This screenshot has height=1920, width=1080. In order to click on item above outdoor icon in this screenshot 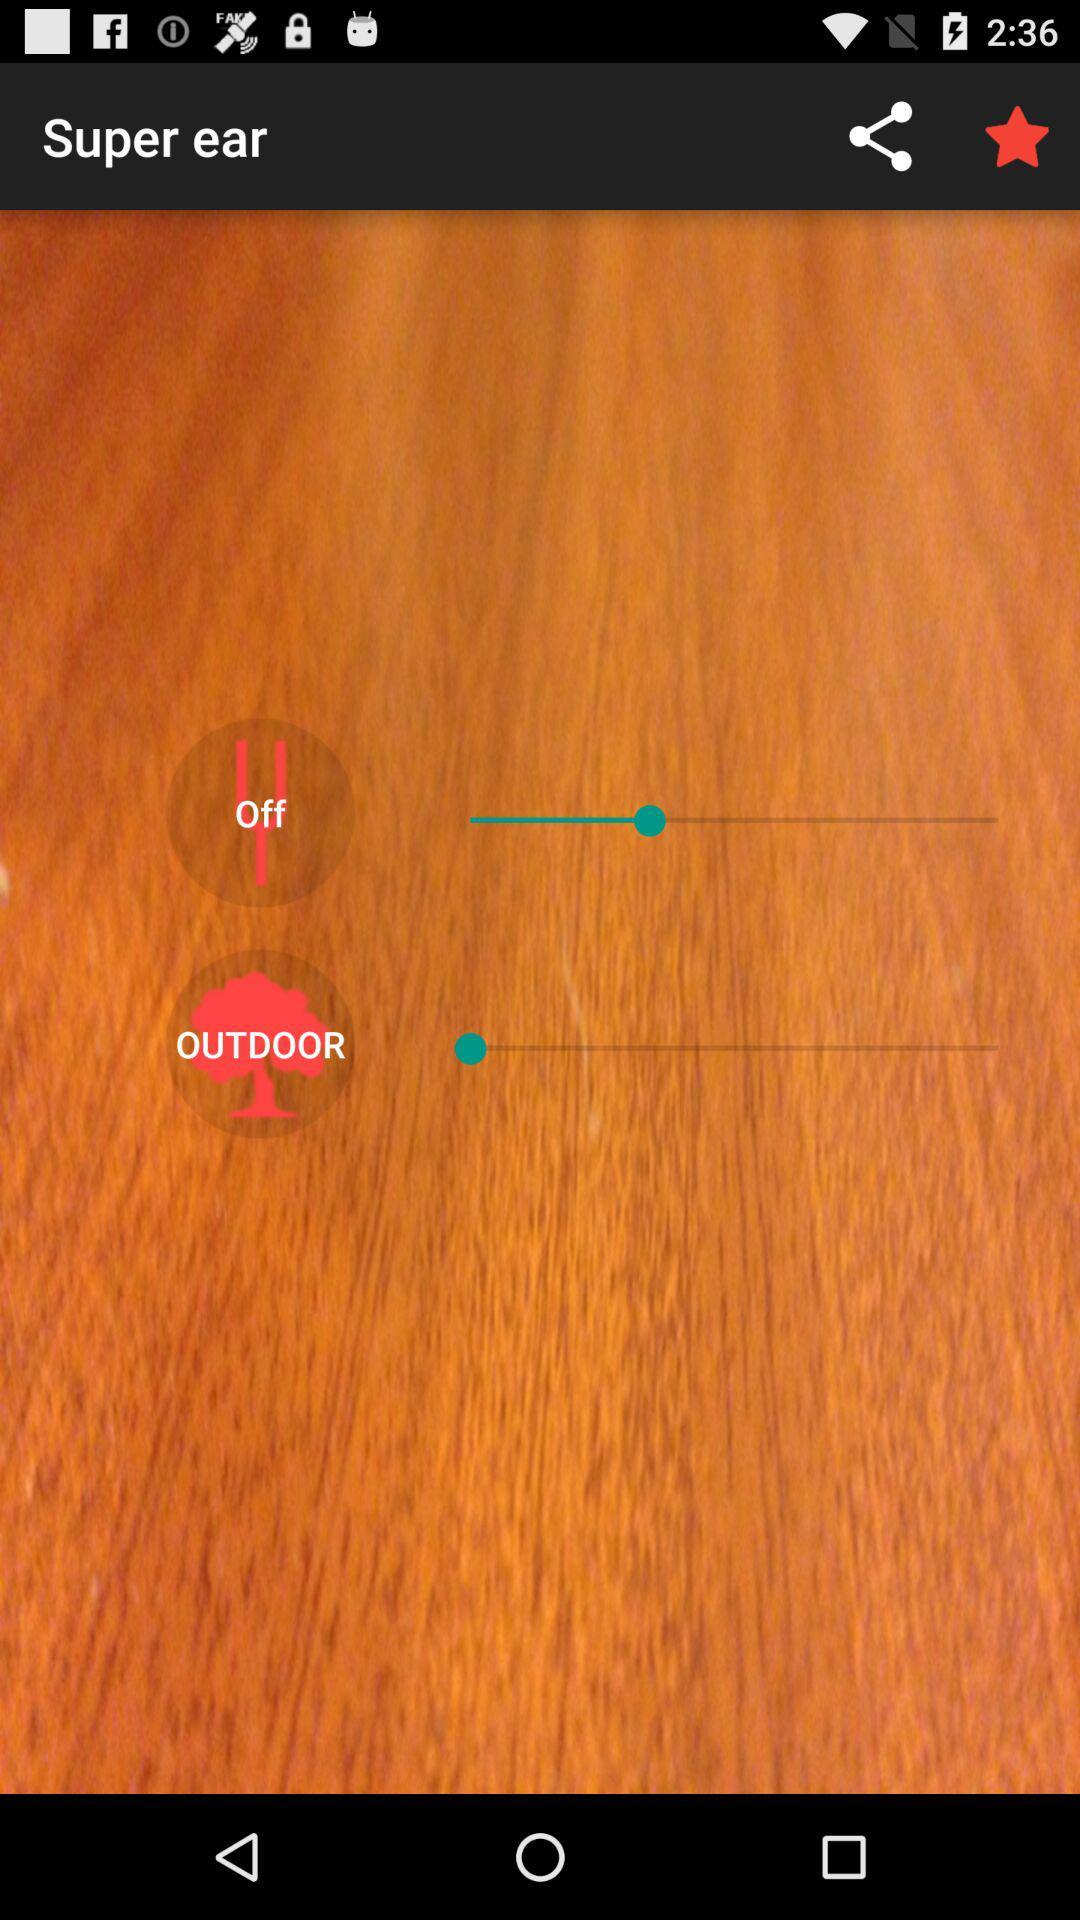, I will do `click(259, 812)`.